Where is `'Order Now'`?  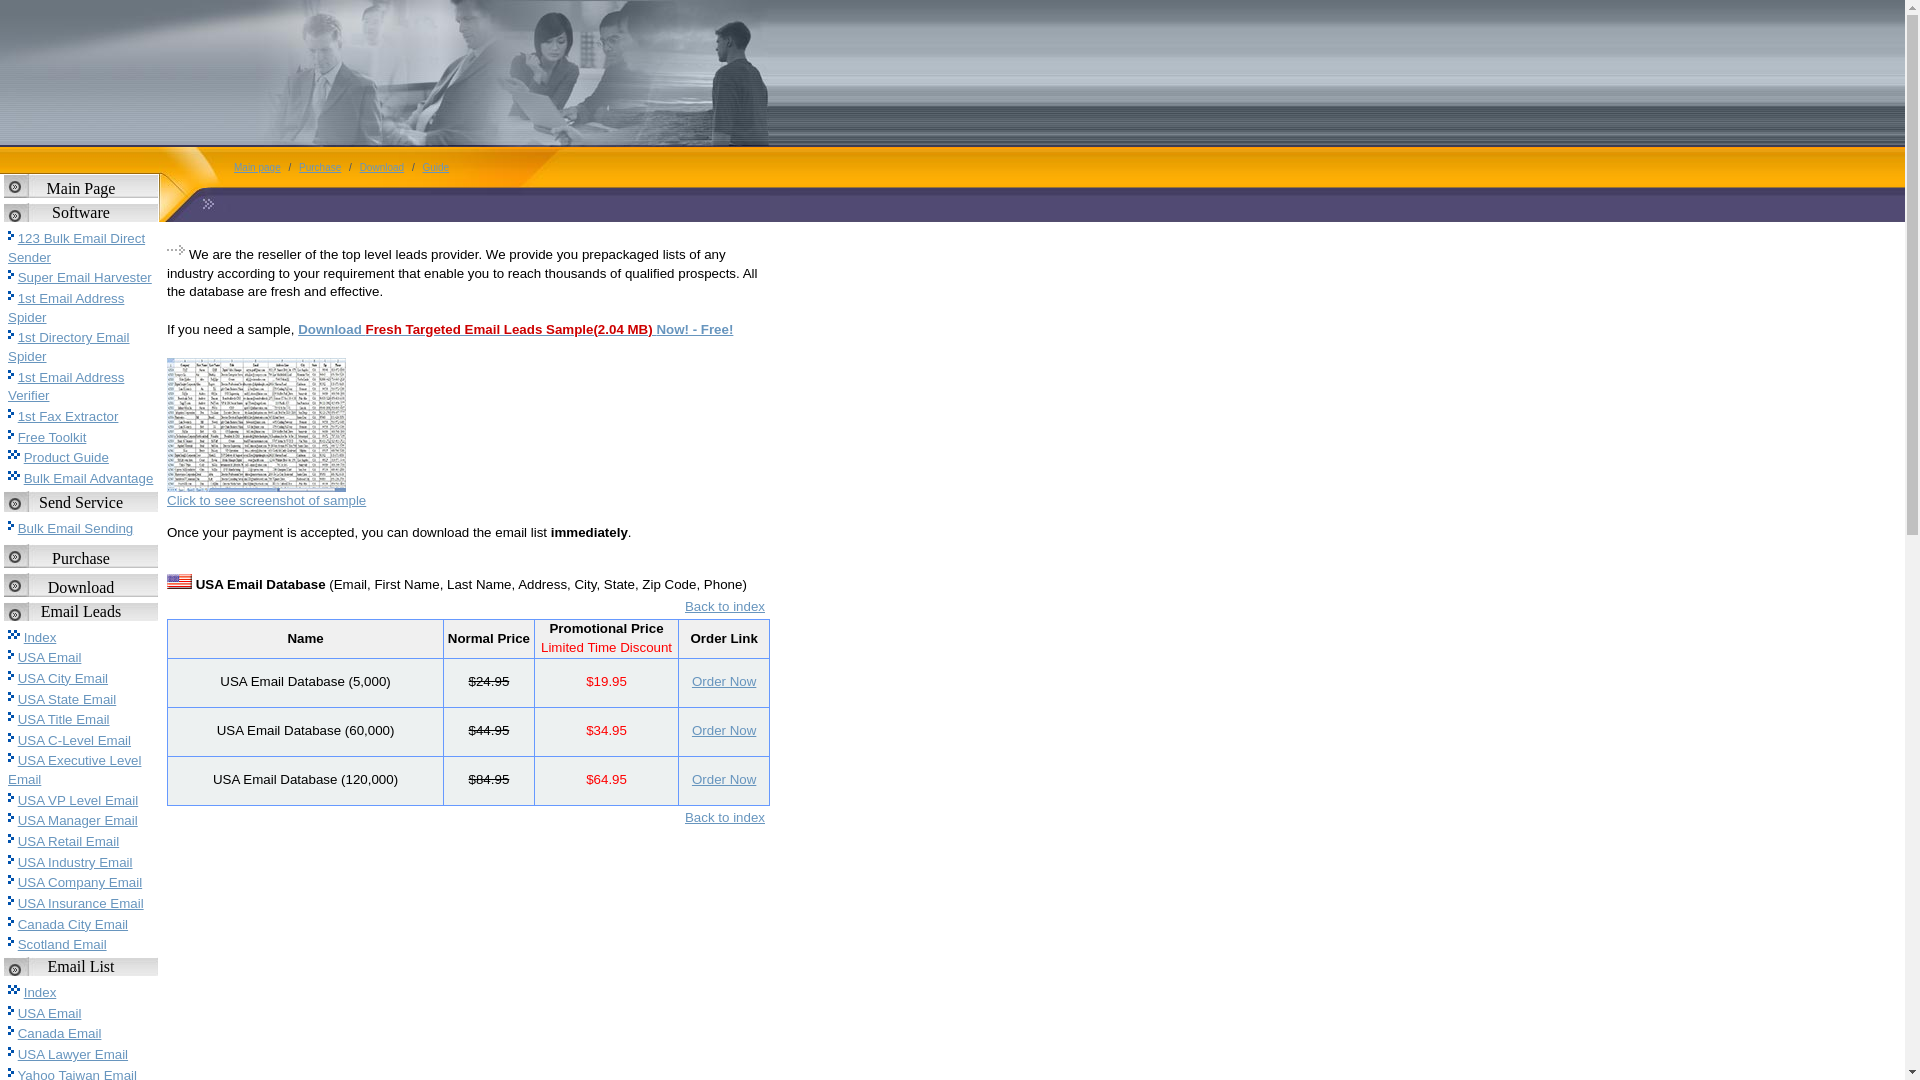
'Order Now' is located at coordinates (723, 730).